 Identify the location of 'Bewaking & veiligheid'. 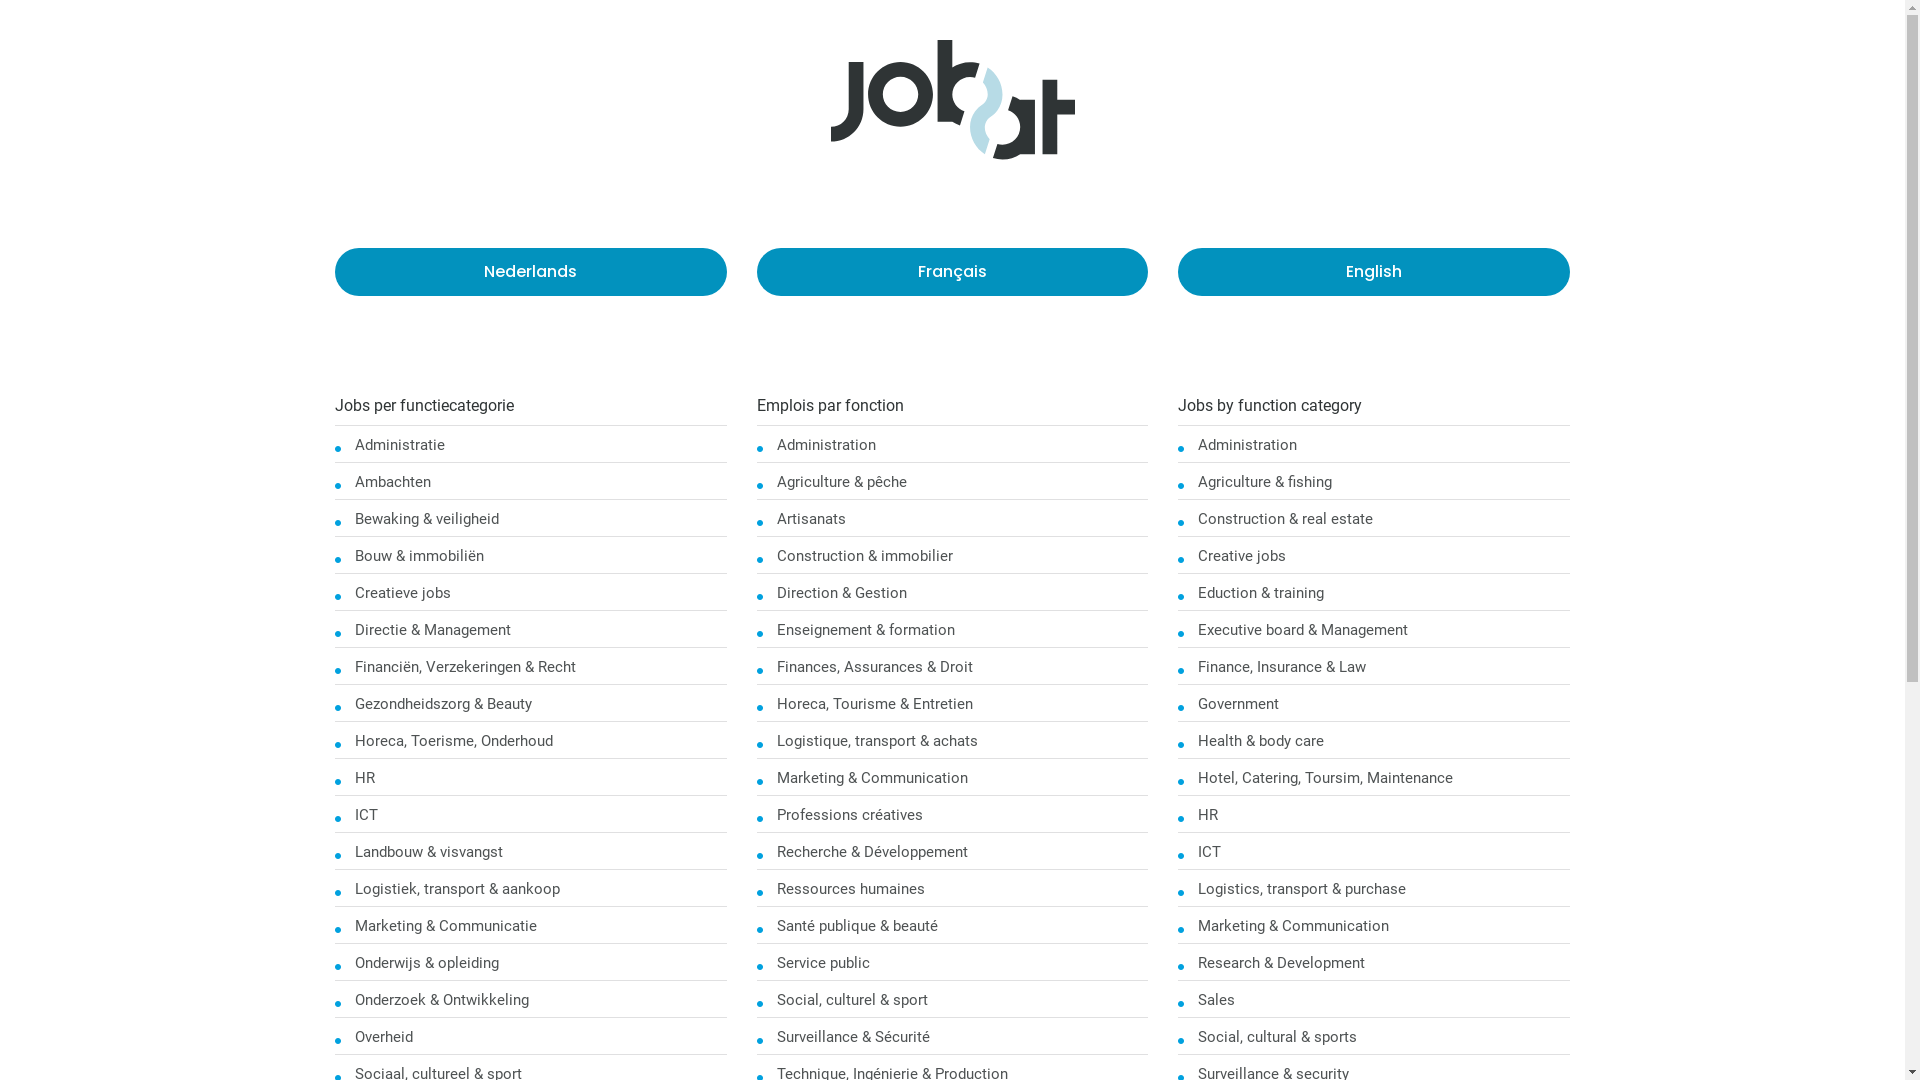
(426, 518).